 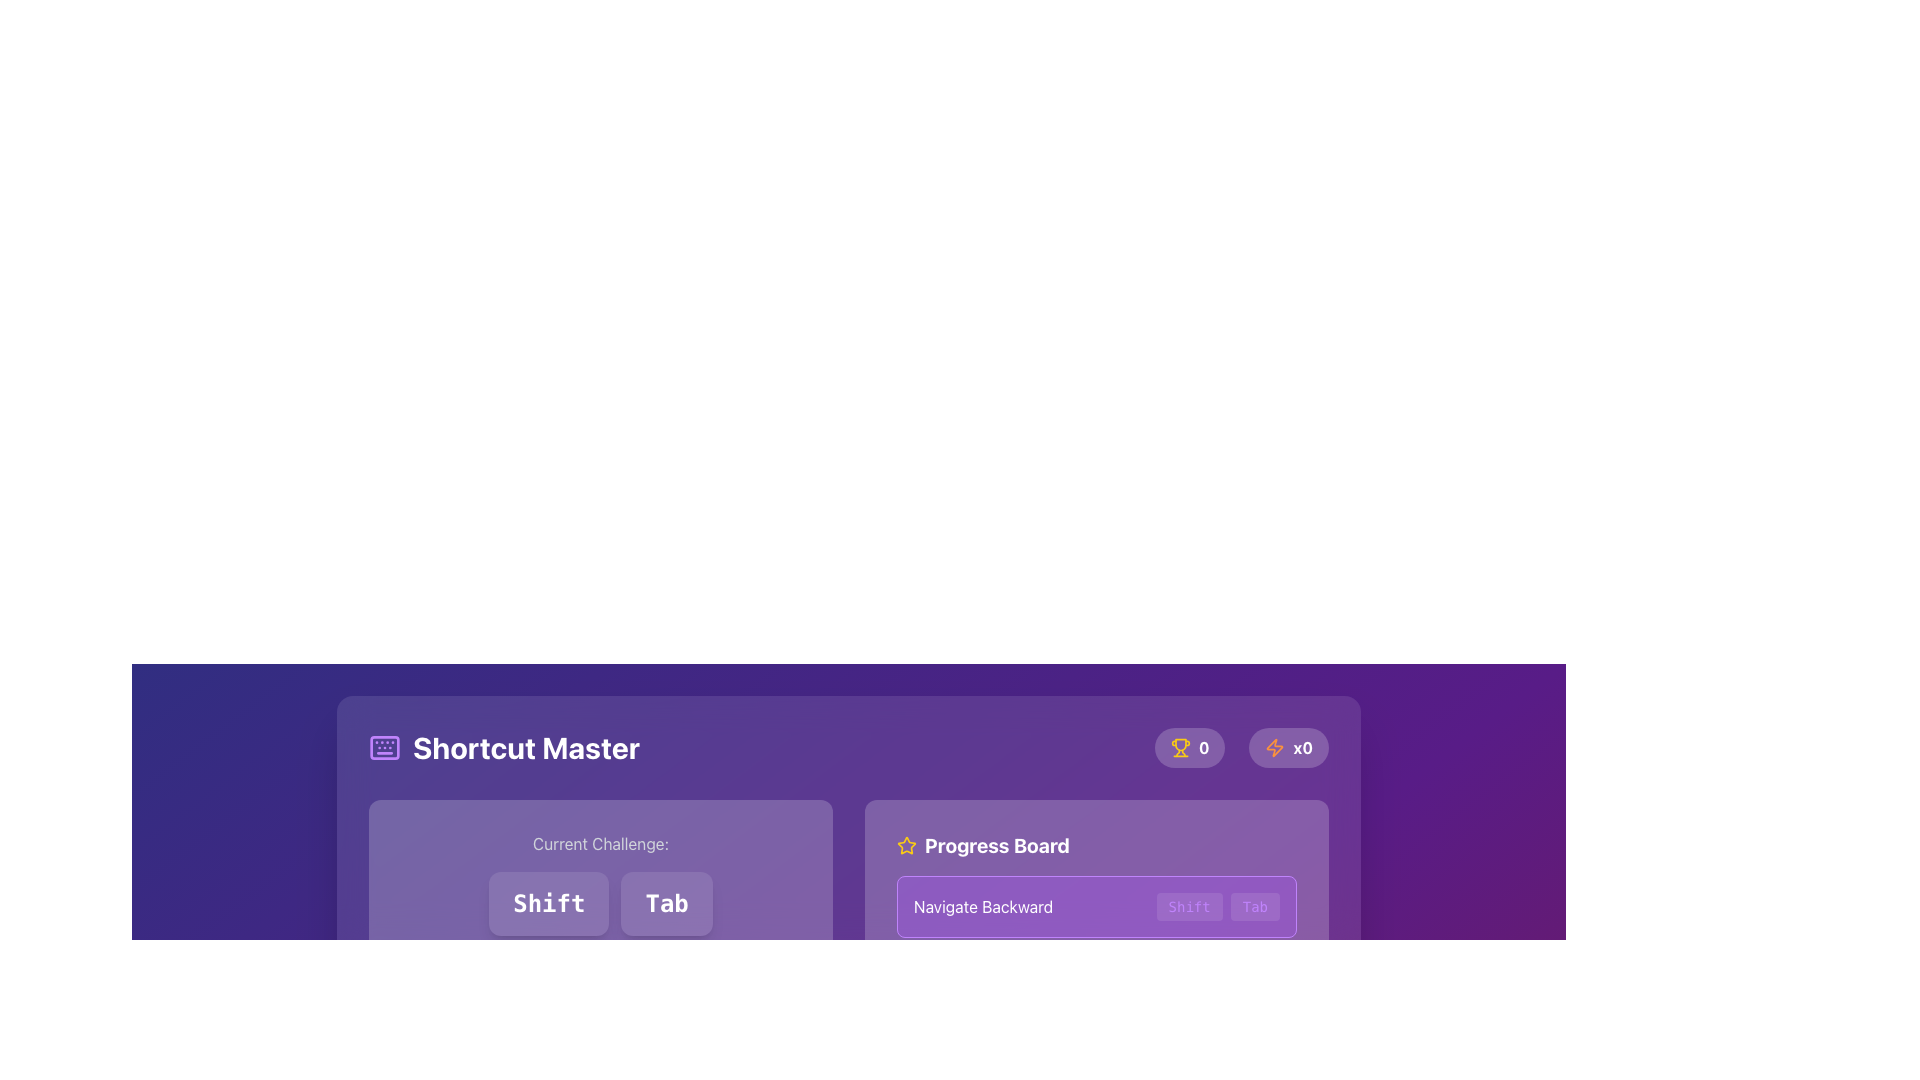 I want to click on text of the label with the keyboard icon, which displays 'Shortcut Master' in bold, large white font, so click(x=504, y=748).